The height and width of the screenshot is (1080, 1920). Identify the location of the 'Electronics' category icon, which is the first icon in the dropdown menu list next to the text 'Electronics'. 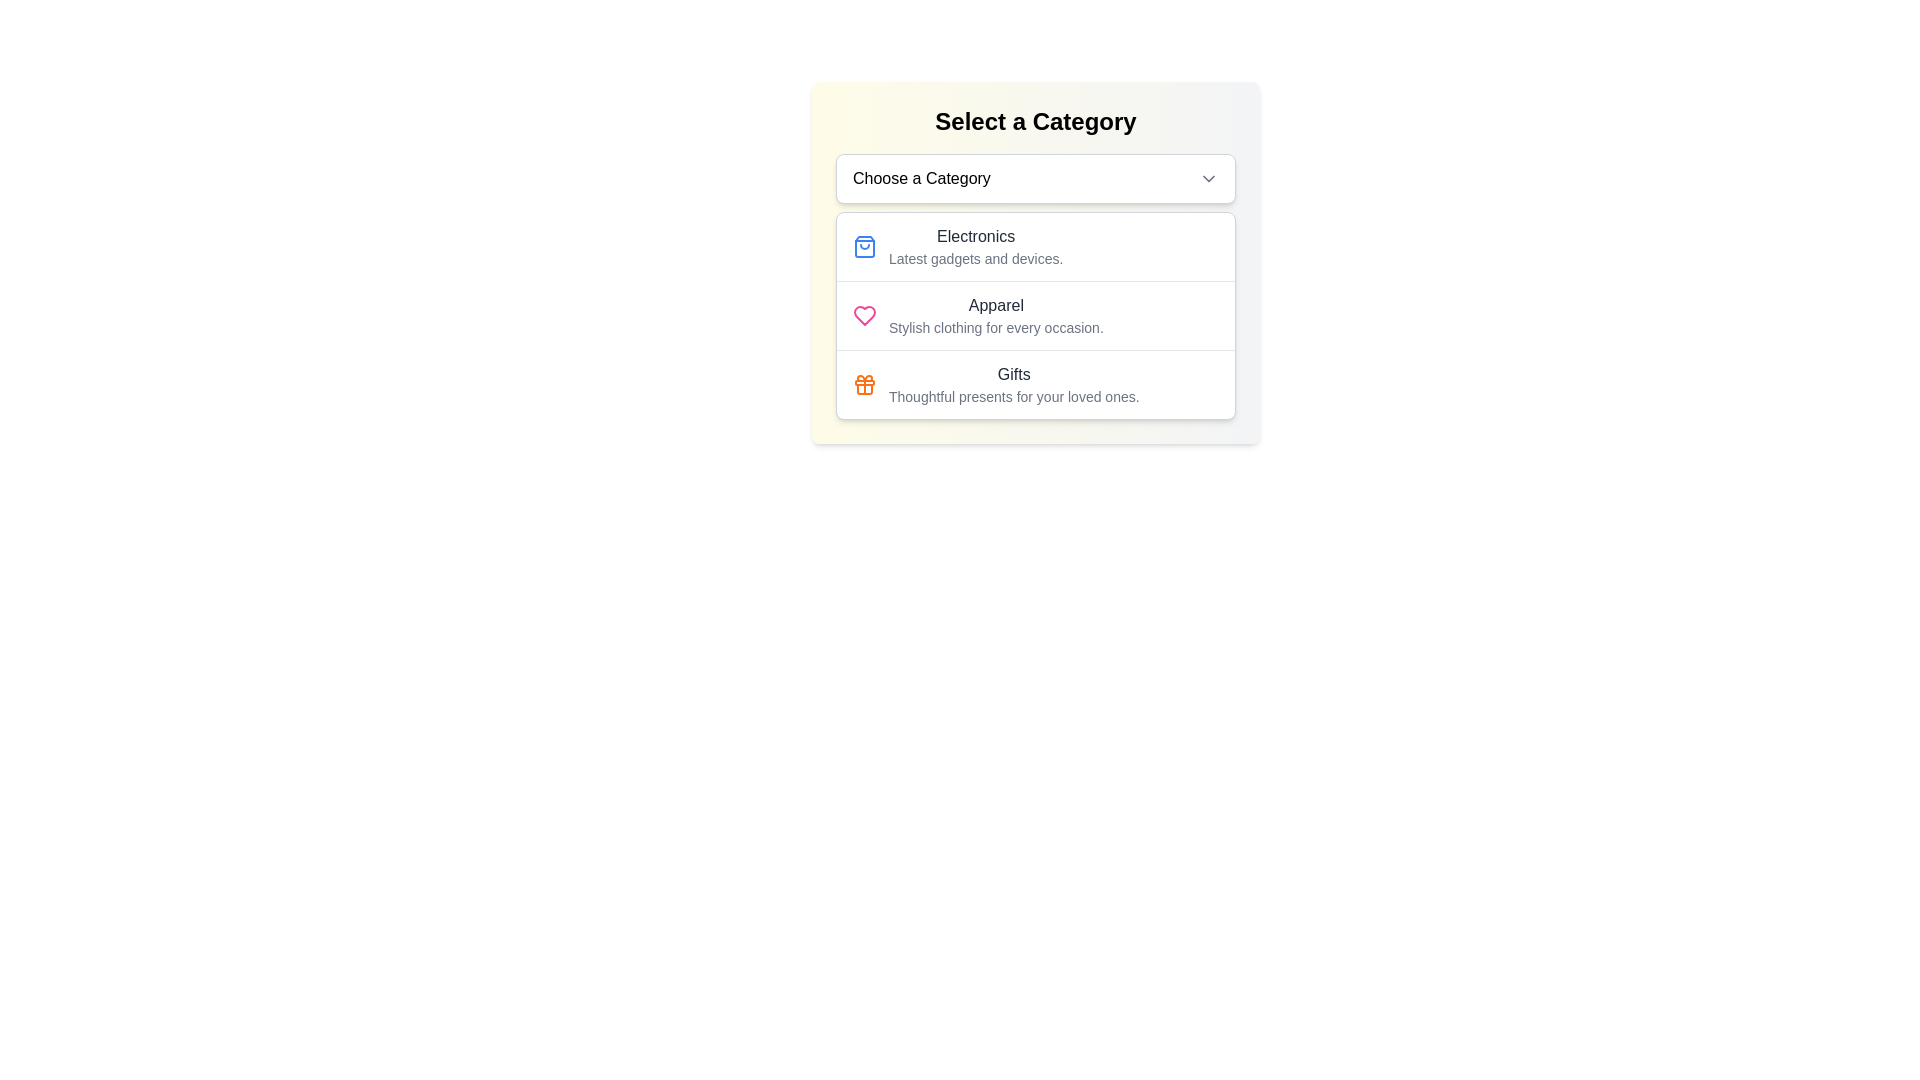
(864, 245).